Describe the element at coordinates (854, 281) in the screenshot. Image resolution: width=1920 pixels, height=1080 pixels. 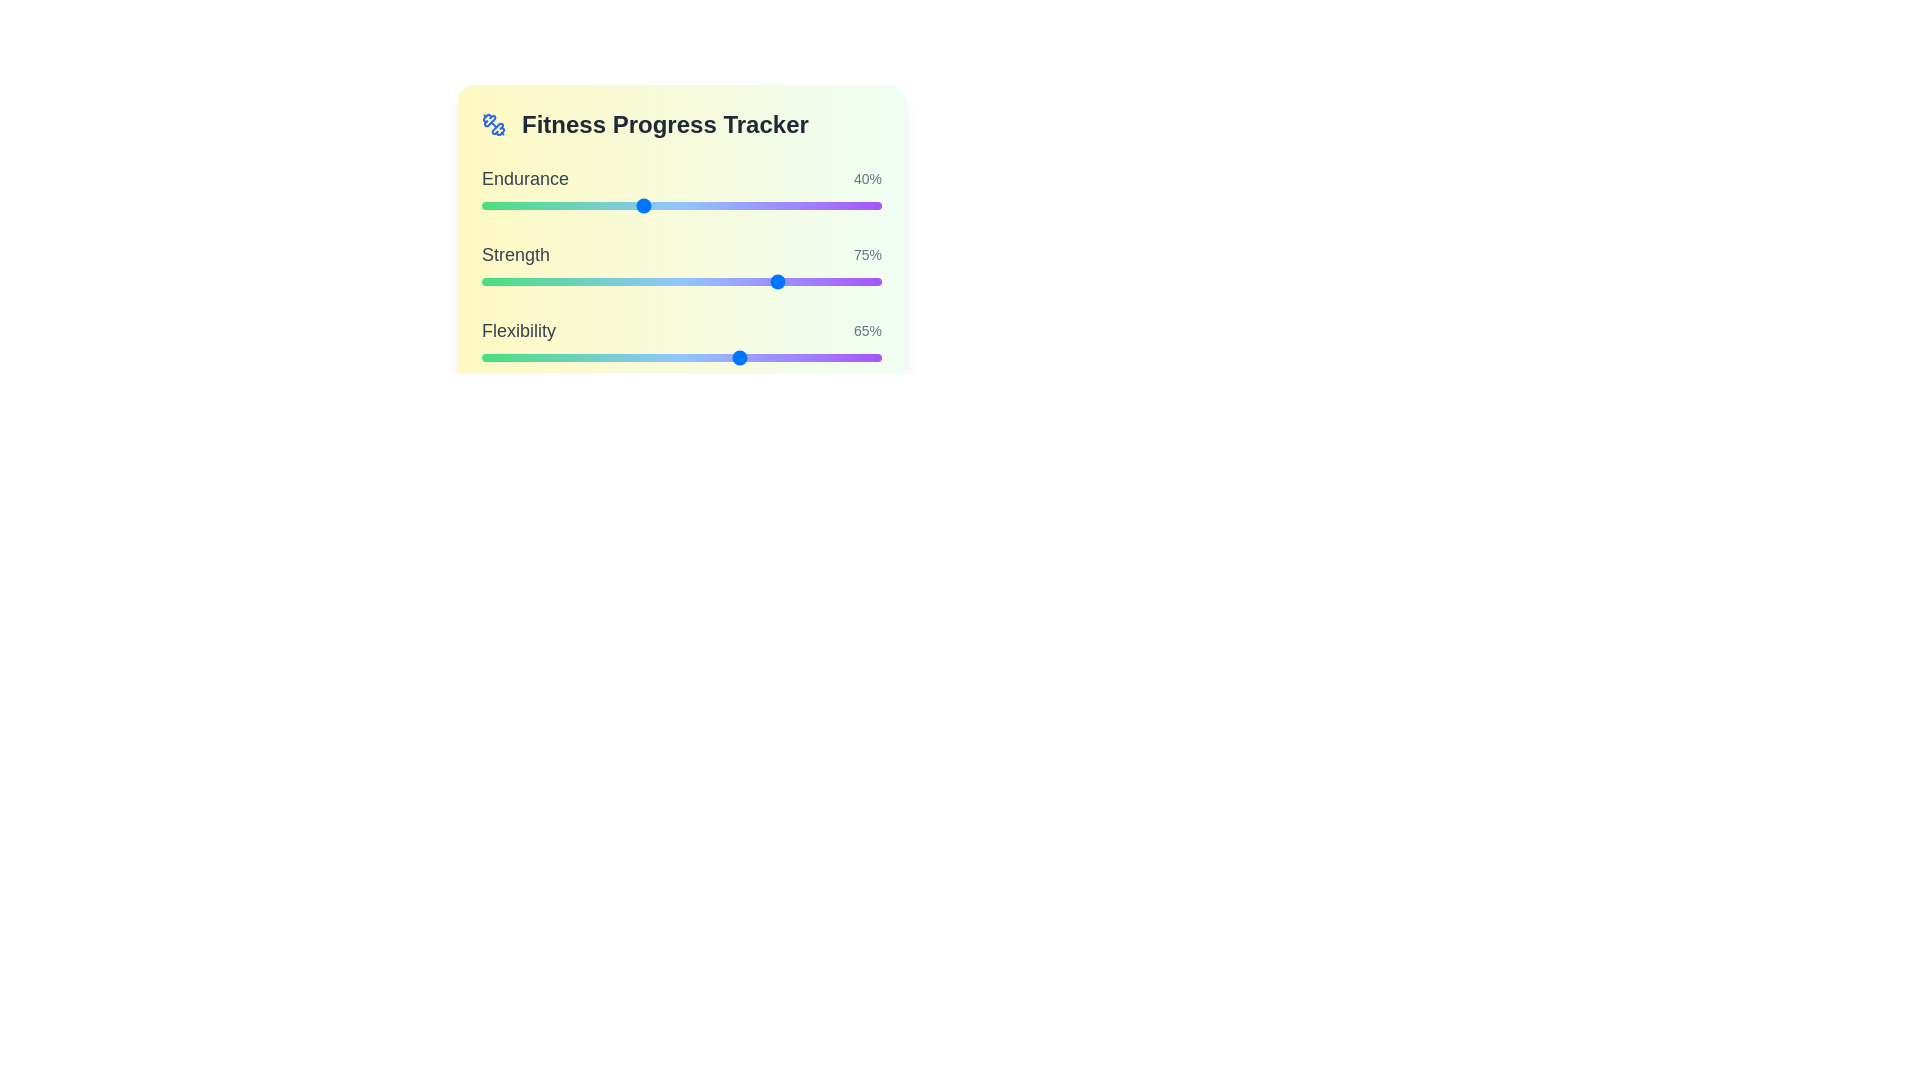
I see `the slider value` at that location.